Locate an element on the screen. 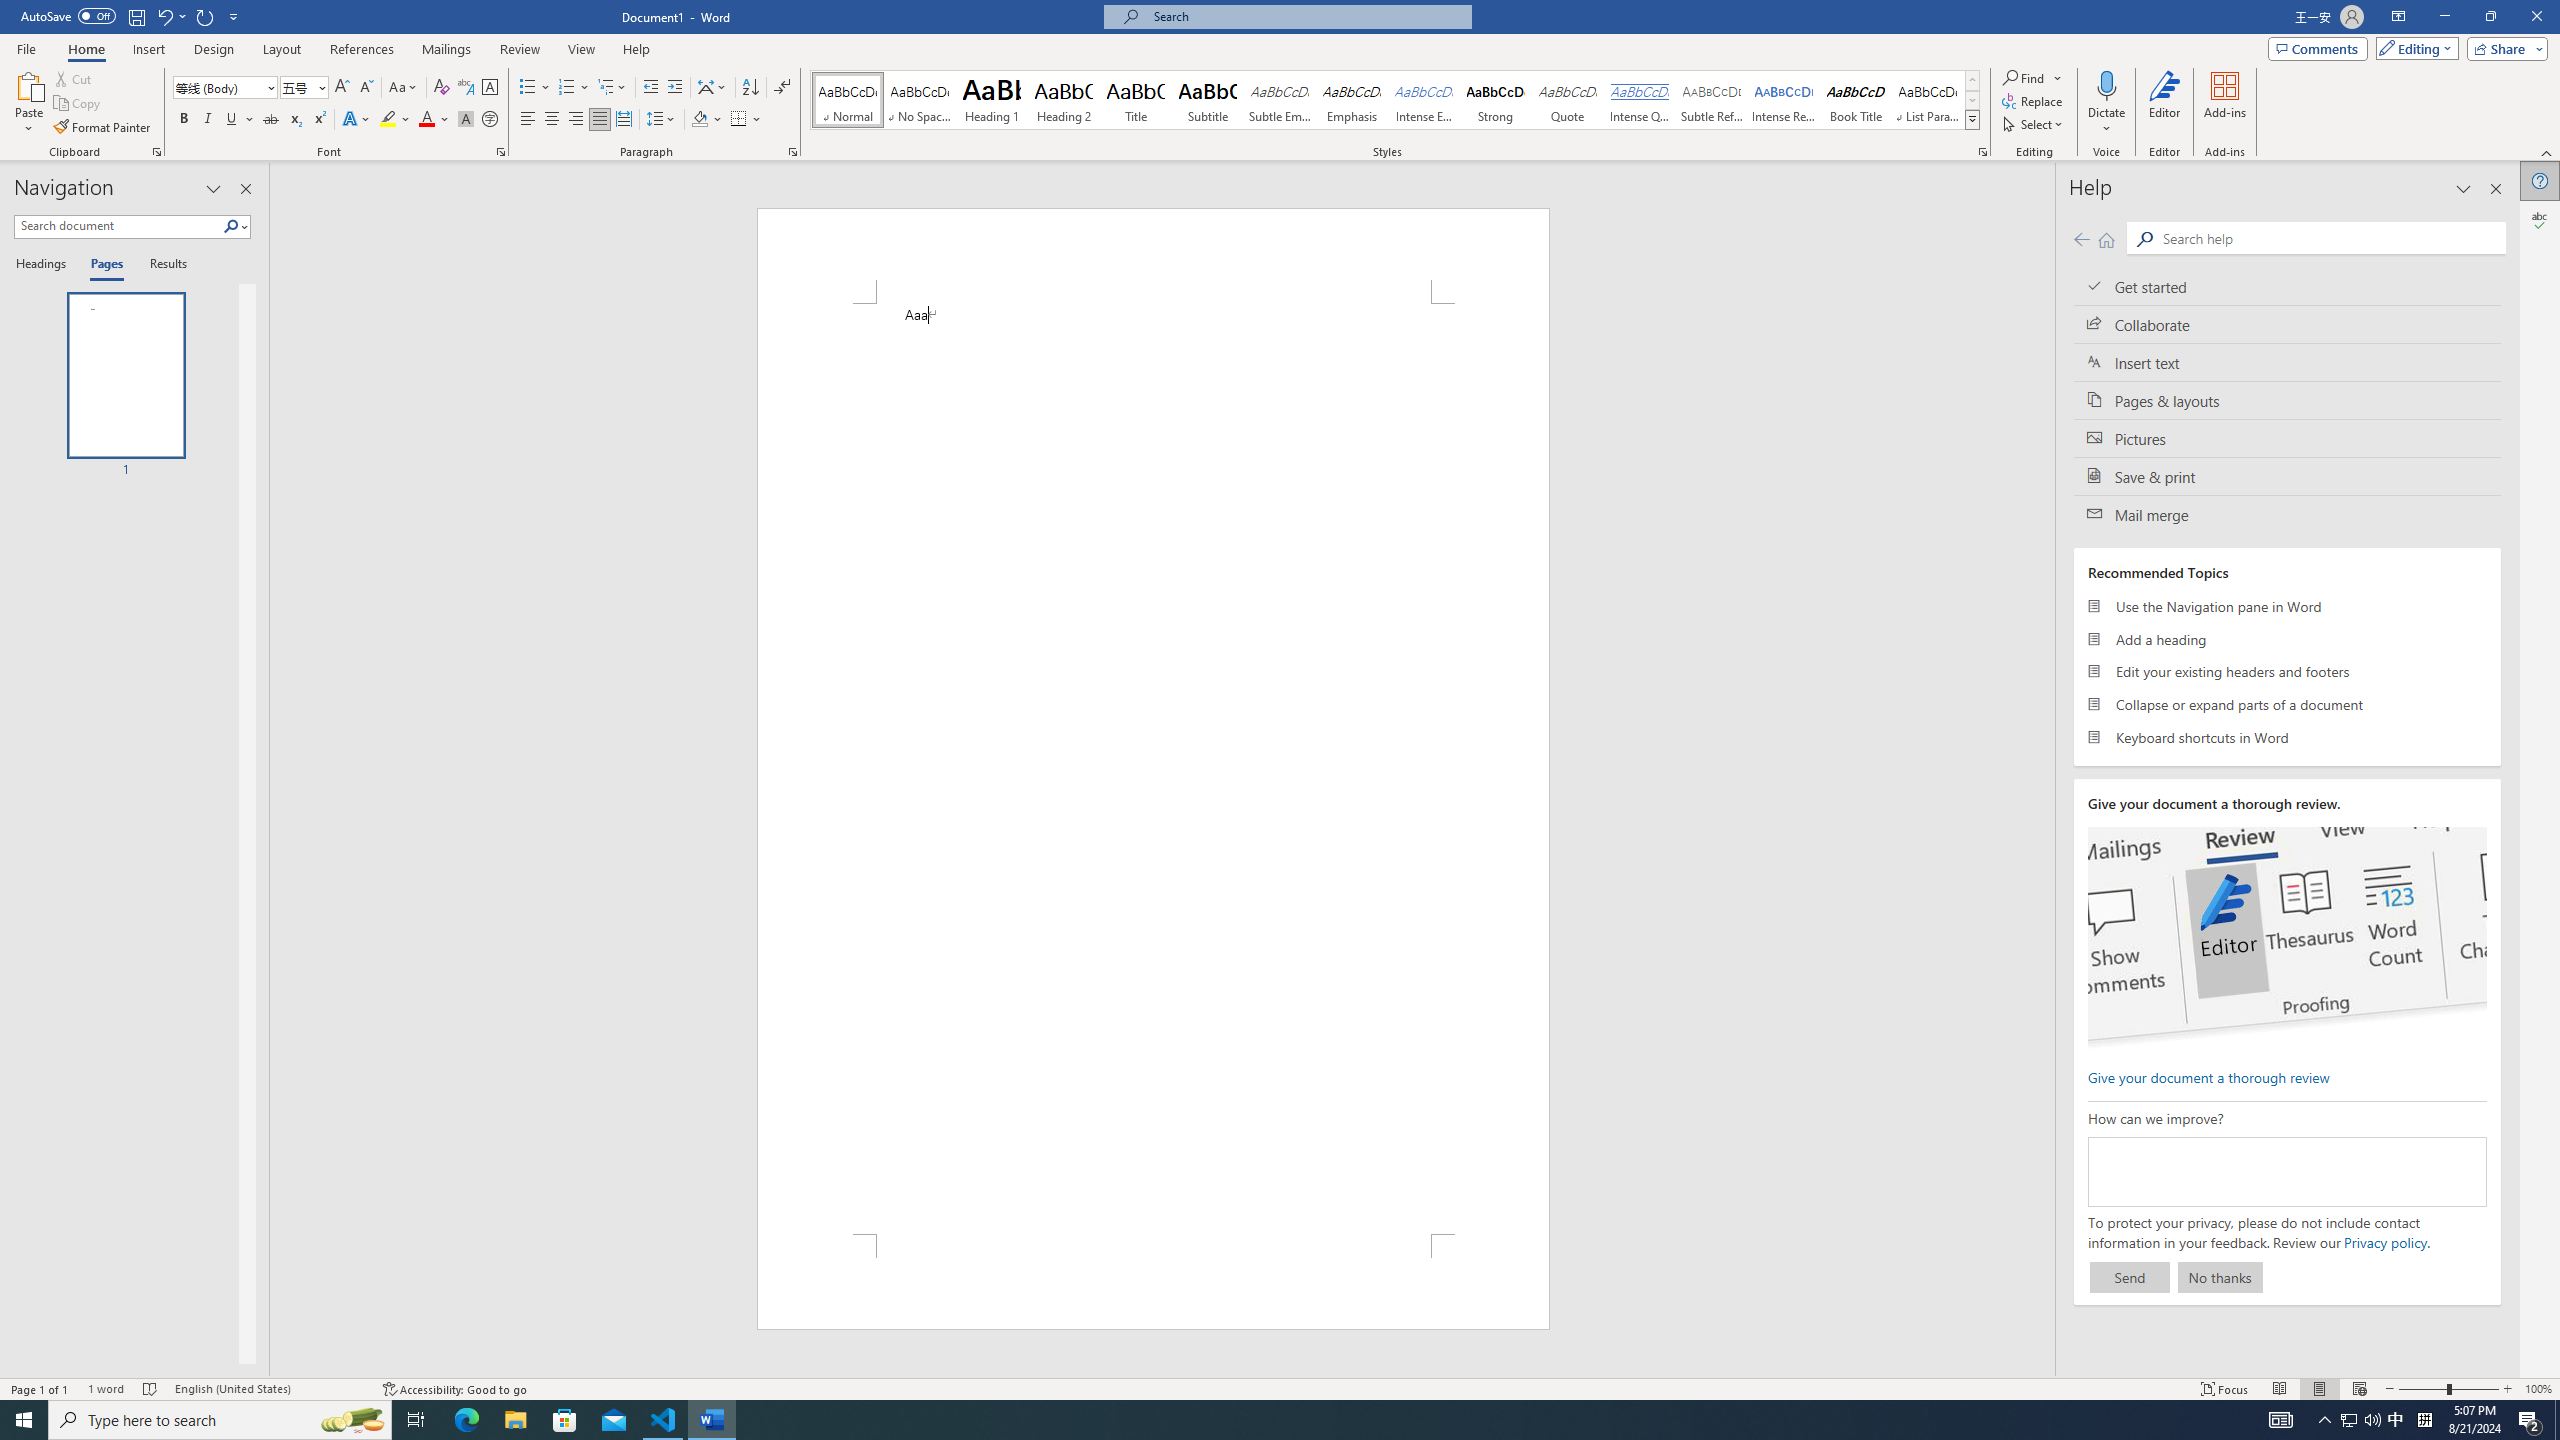  'Intense Emphasis' is located at coordinates (1422, 99).